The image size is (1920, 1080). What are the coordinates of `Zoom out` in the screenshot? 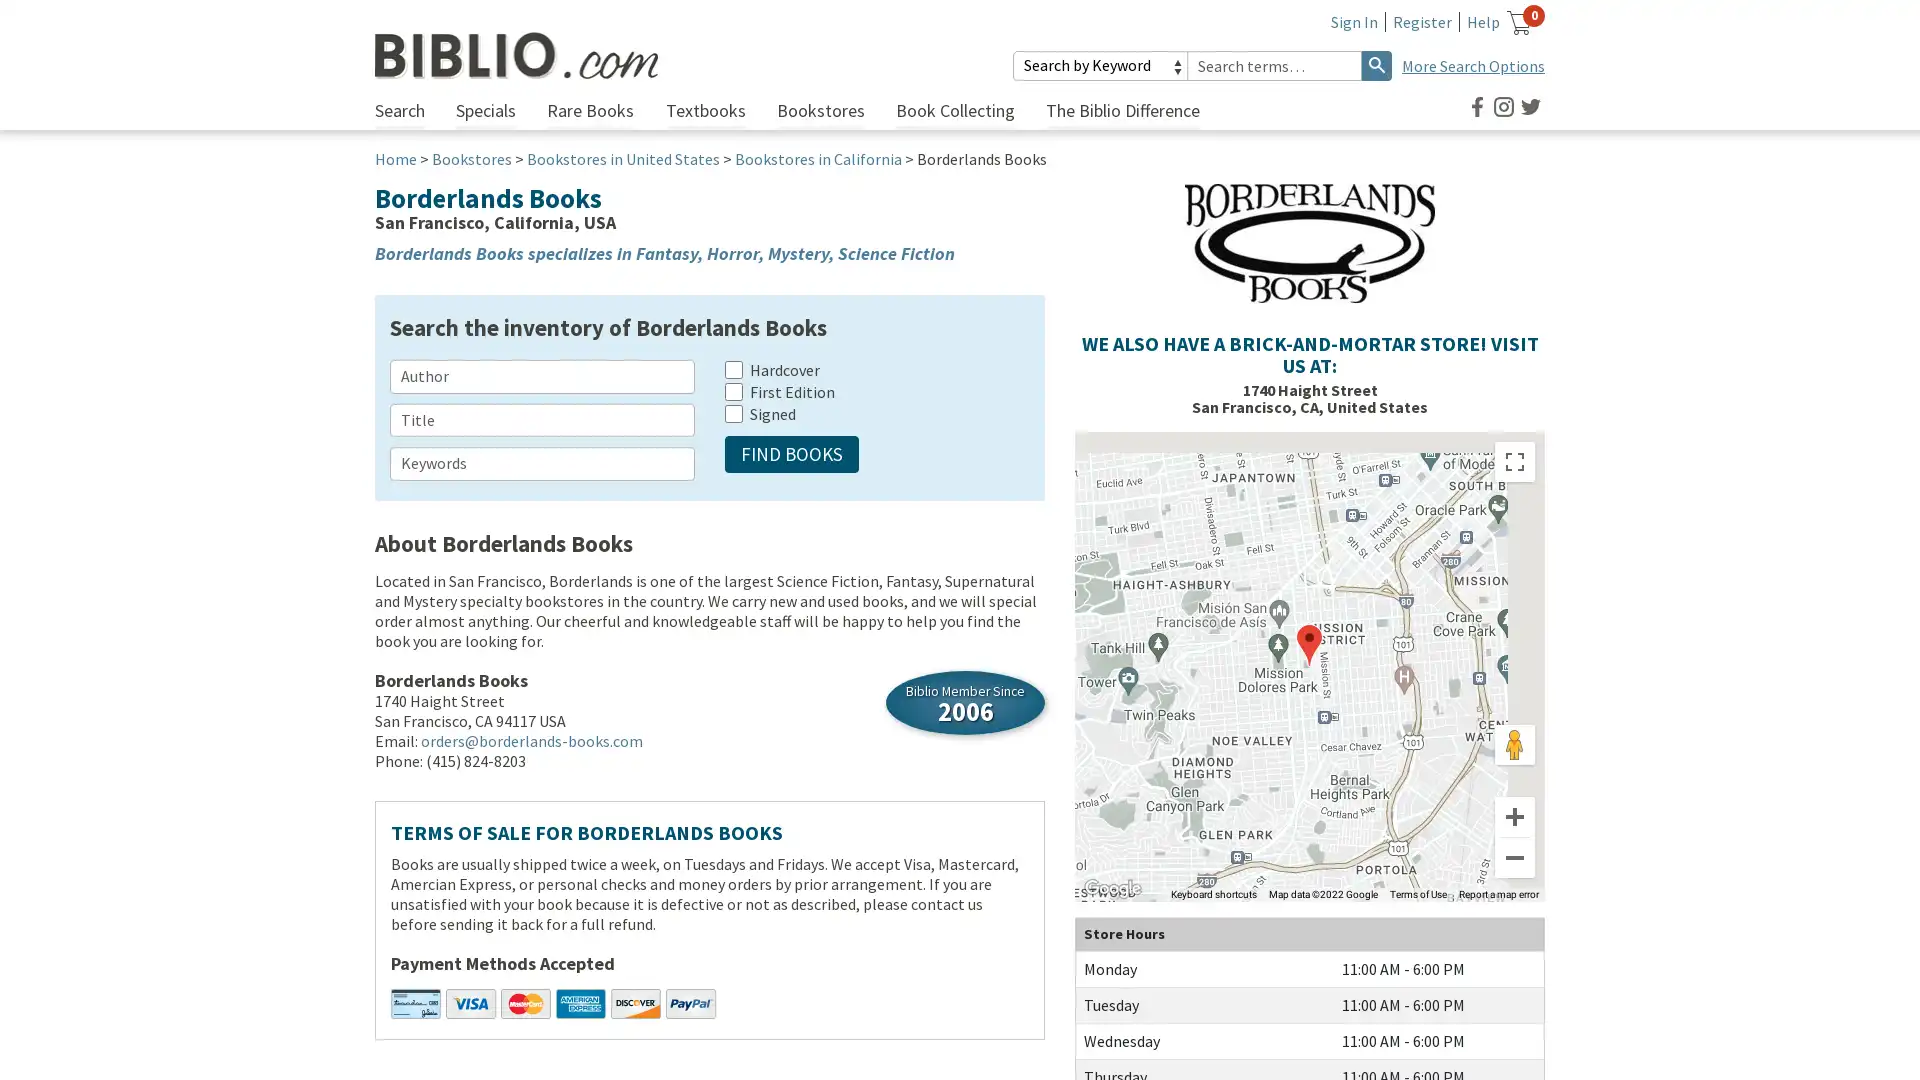 It's located at (1515, 856).